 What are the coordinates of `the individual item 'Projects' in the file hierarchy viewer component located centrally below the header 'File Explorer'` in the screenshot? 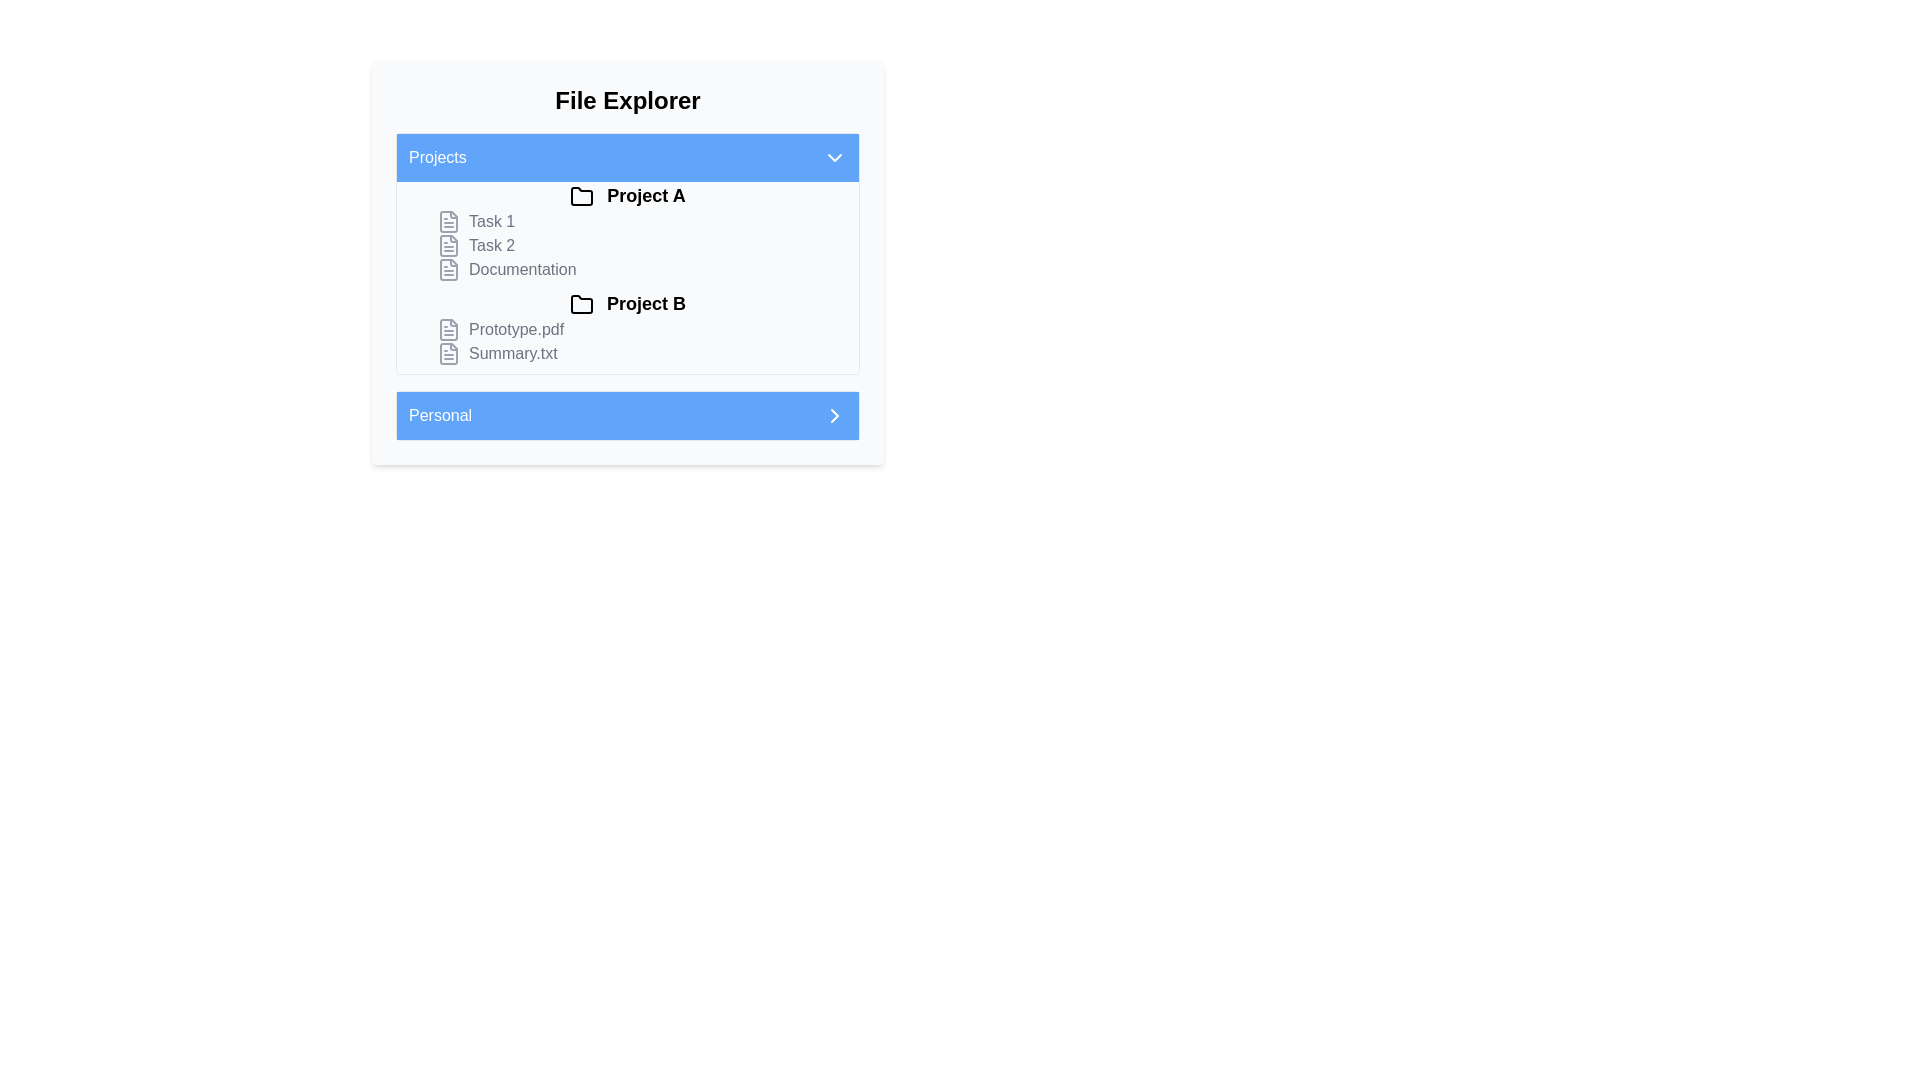 It's located at (627, 286).